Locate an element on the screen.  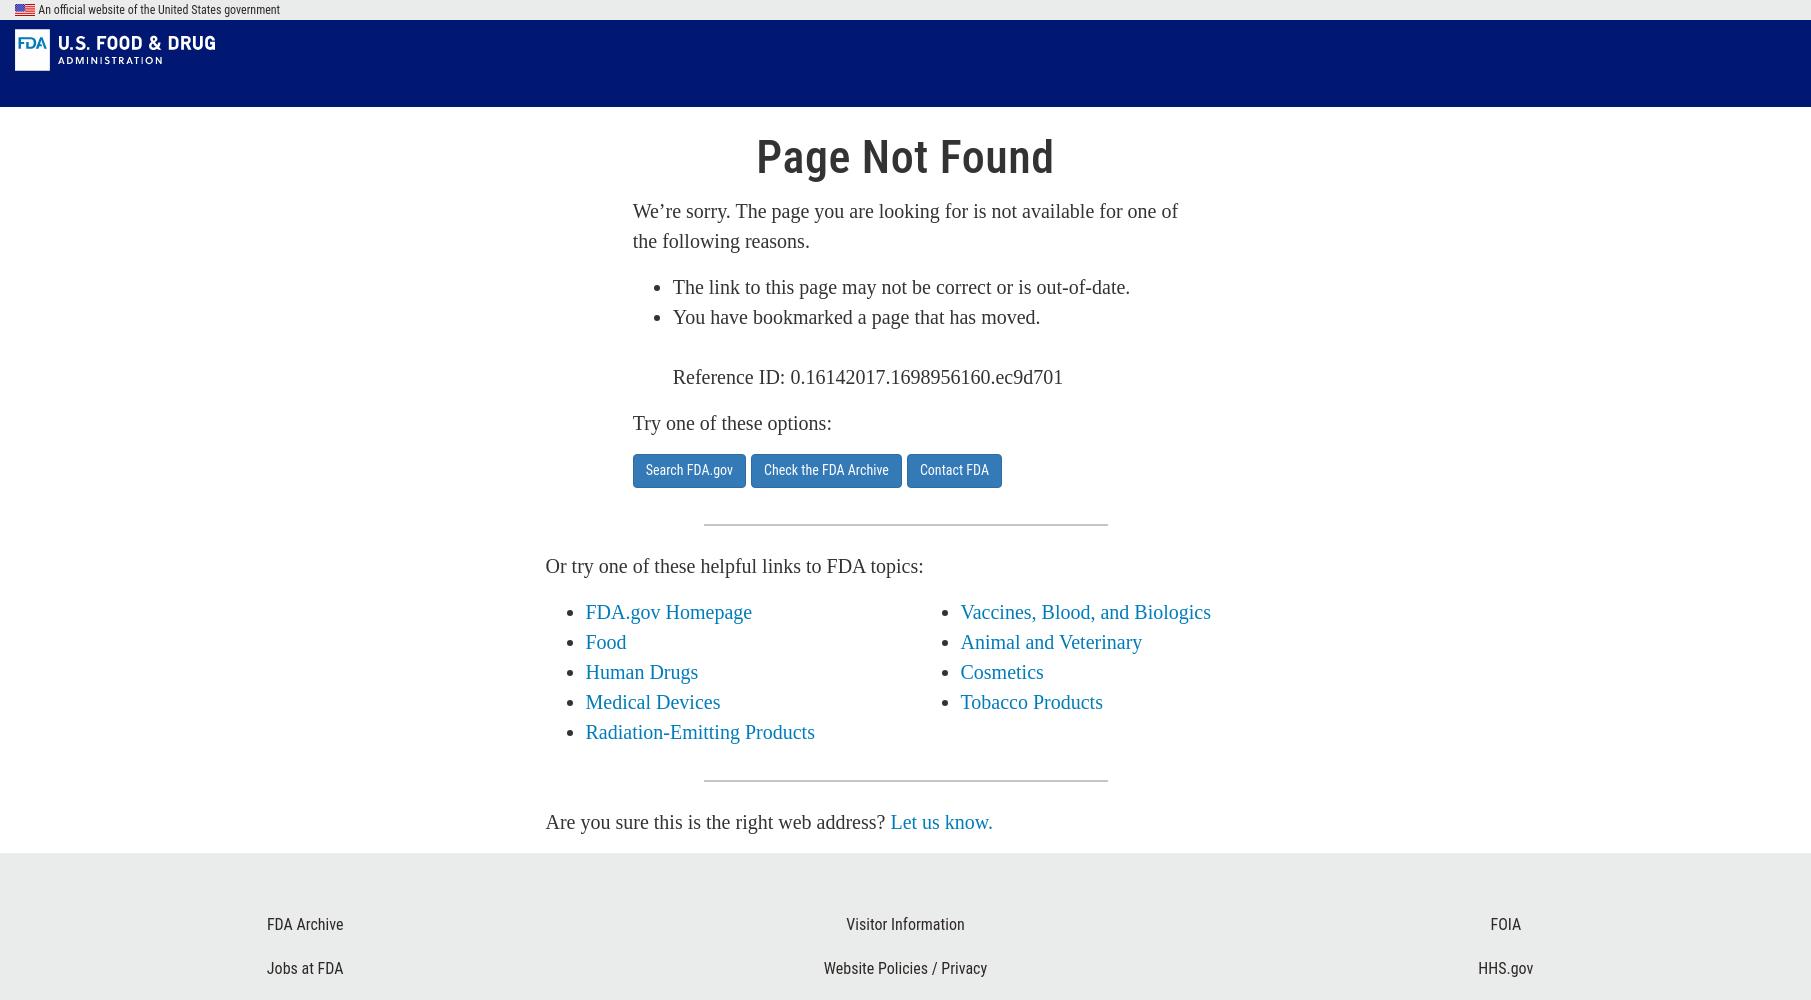
'Tobacco Products' is located at coordinates (1031, 701).